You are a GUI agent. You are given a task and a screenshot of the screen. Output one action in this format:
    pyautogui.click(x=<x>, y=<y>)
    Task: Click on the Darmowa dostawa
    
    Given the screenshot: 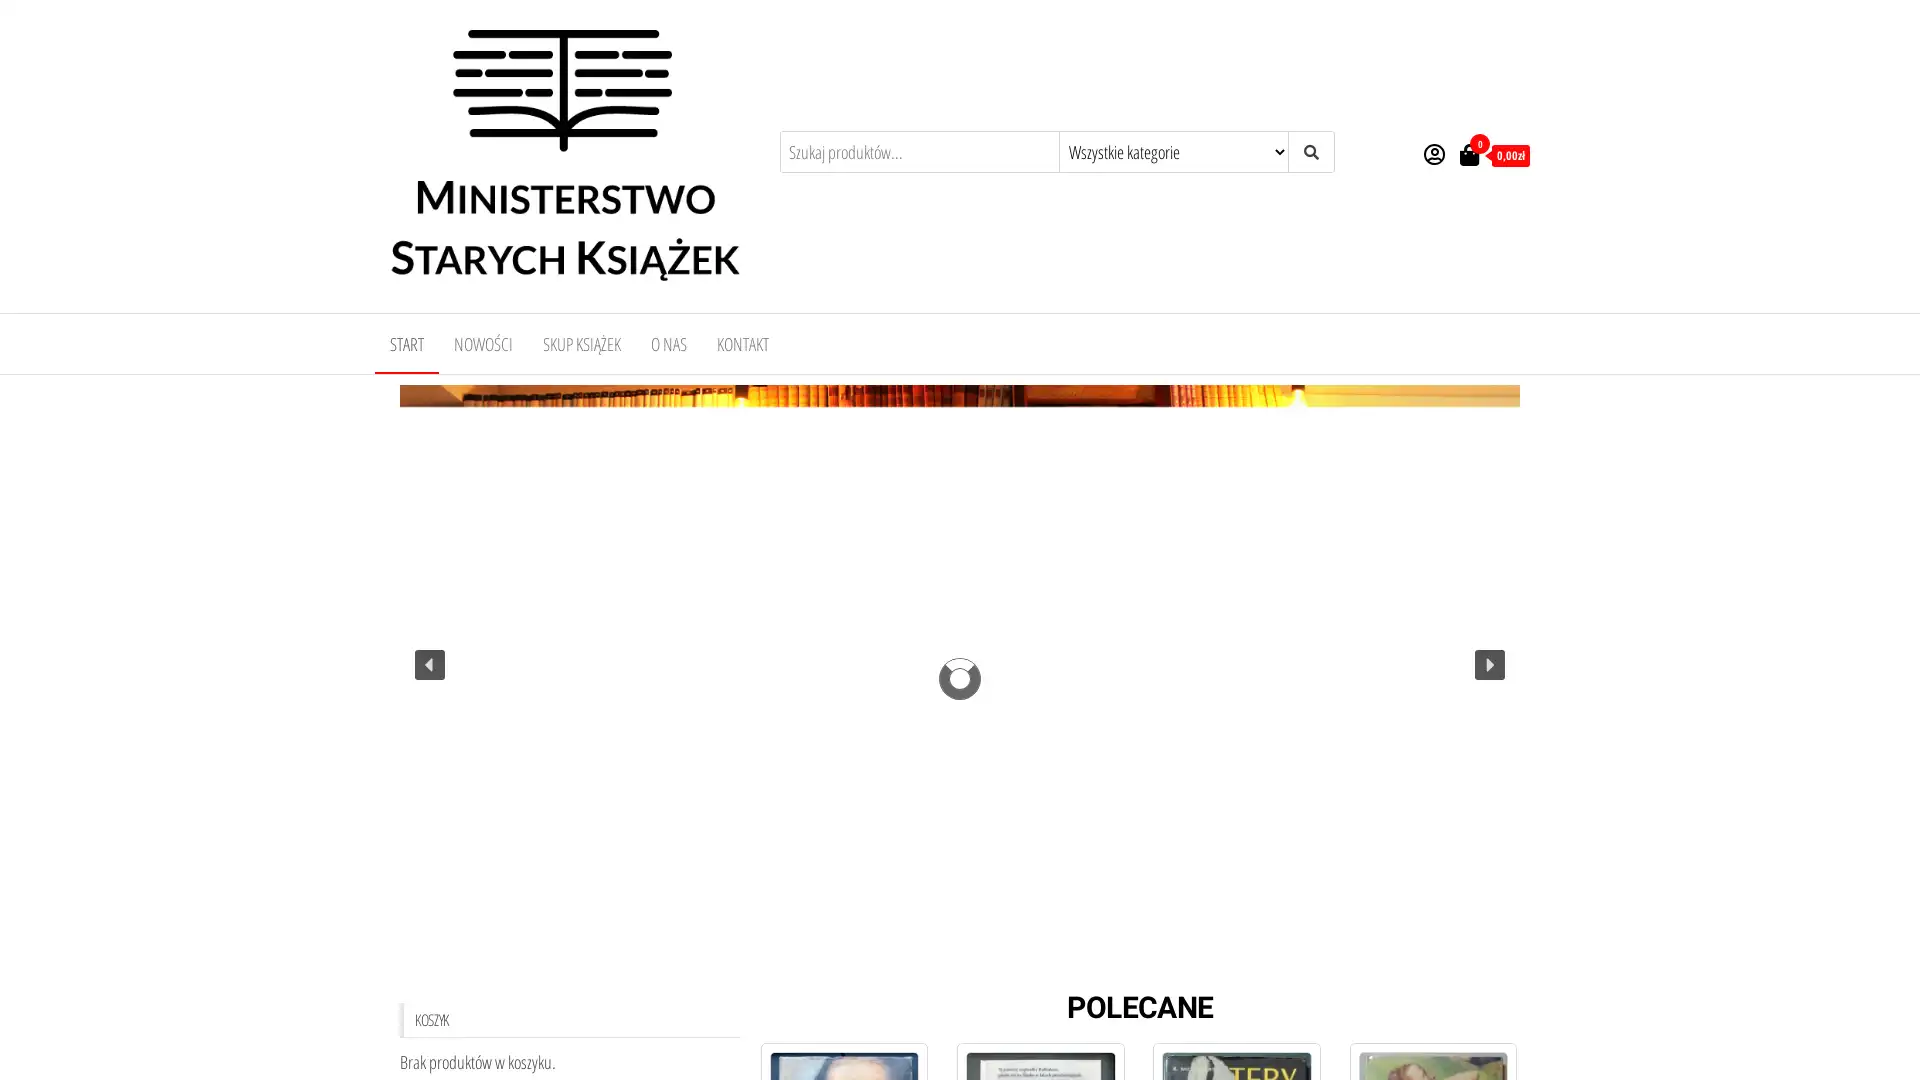 What is the action you would take?
    pyautogui.click(x=978, y=962)
    